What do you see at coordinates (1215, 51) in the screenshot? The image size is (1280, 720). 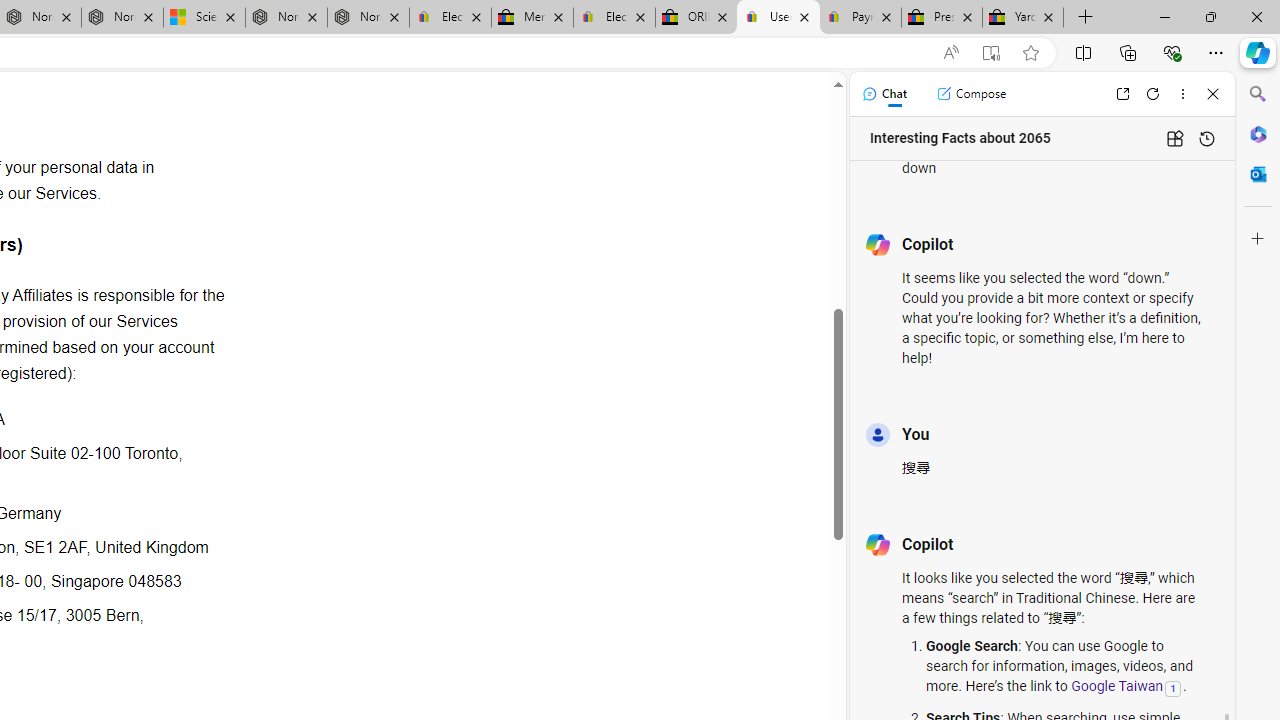 I see `'Settings and more (Alt+F)'` at bounding box center [1215, 51].